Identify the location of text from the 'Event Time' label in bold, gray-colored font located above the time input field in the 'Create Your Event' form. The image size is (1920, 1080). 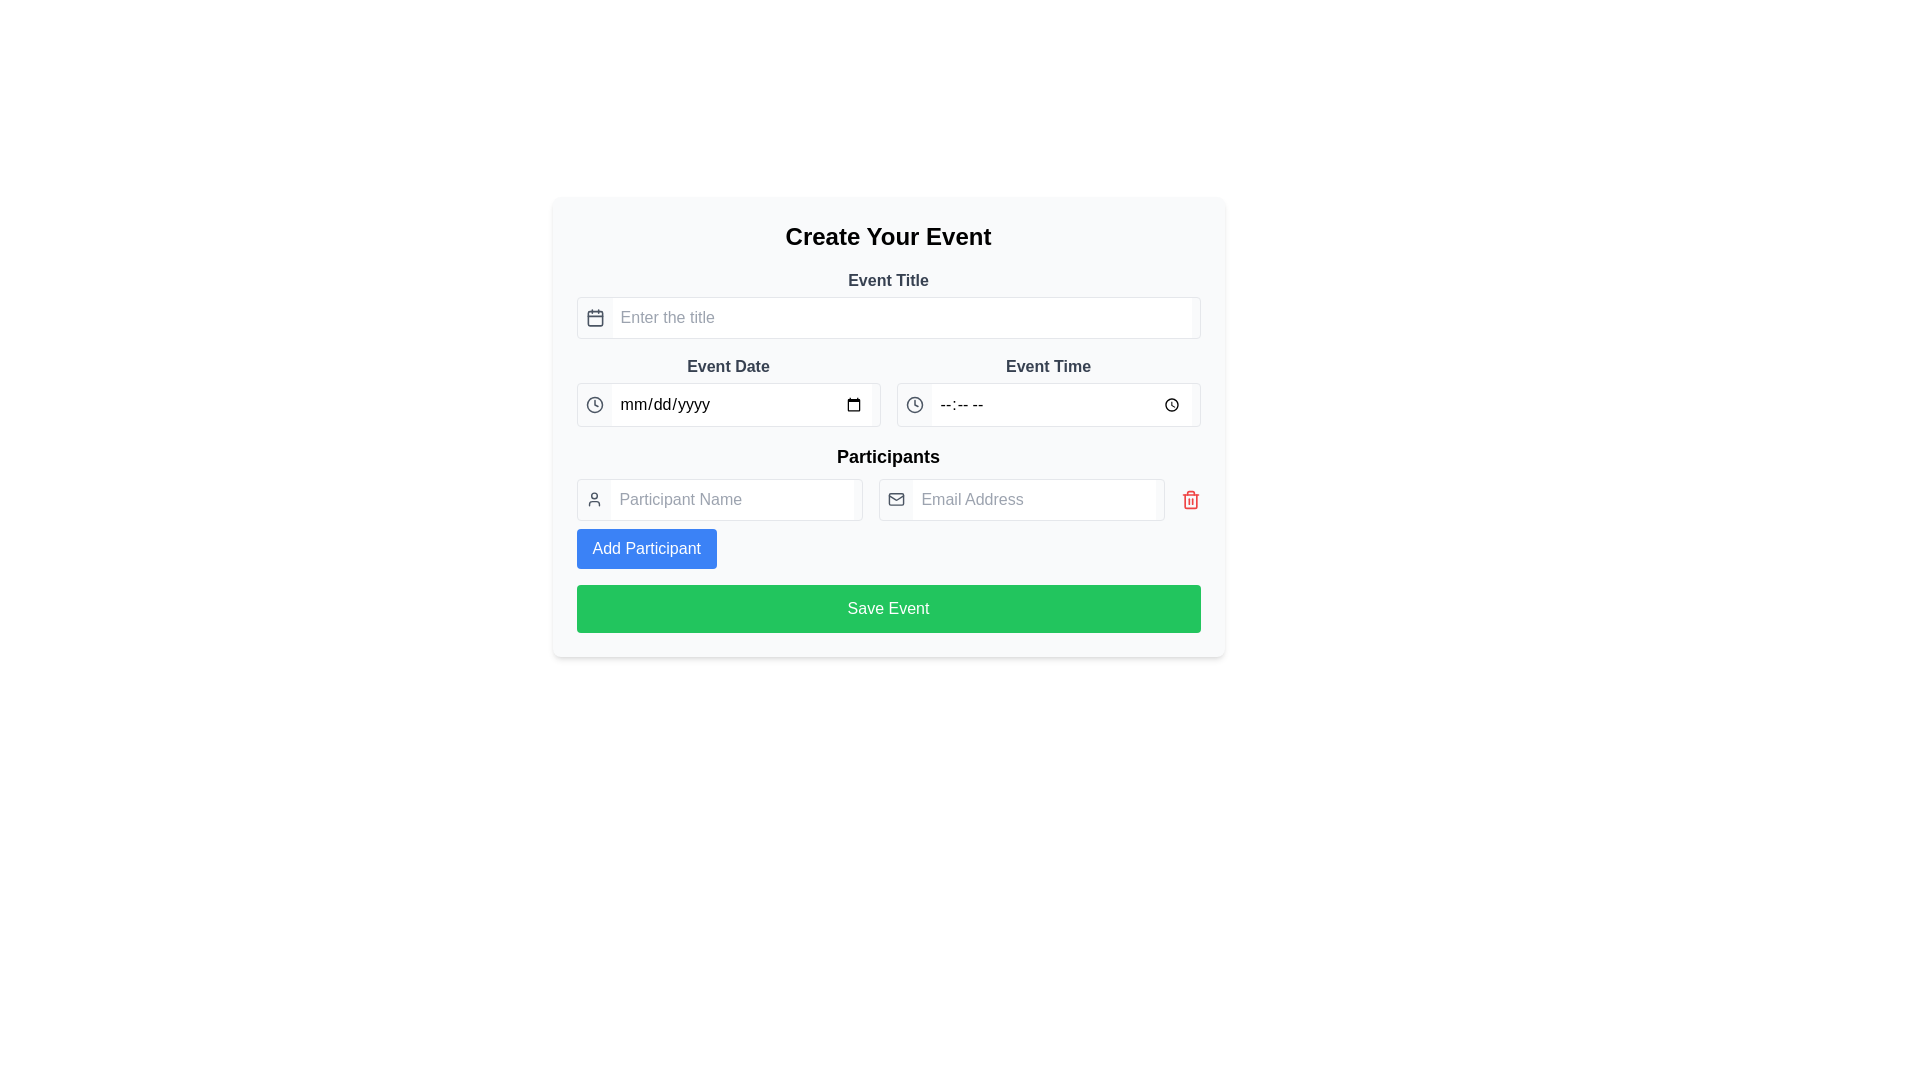
(1047, 366).